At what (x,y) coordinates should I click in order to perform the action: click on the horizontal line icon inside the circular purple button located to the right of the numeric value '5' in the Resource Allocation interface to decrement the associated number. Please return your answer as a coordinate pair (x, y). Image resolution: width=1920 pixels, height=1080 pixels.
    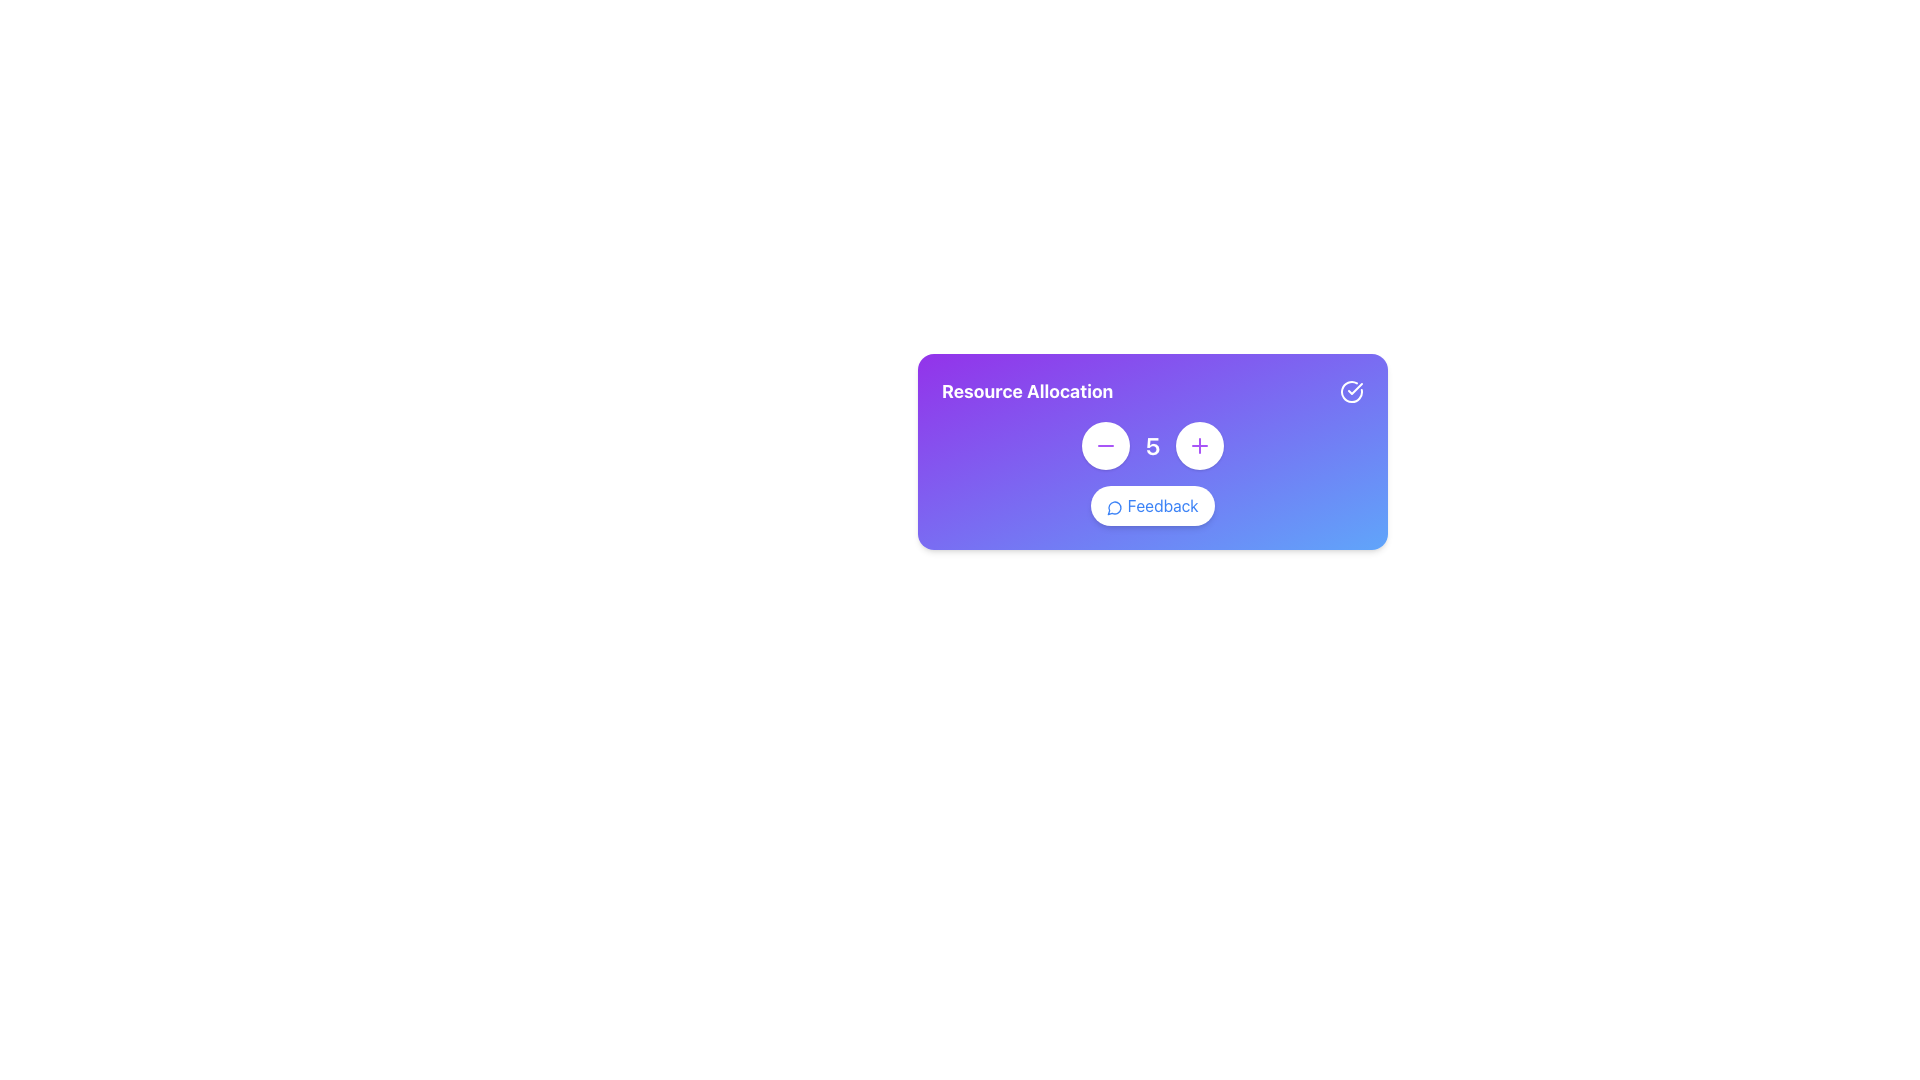
    Looking at the image, I should click on (1104, 445).